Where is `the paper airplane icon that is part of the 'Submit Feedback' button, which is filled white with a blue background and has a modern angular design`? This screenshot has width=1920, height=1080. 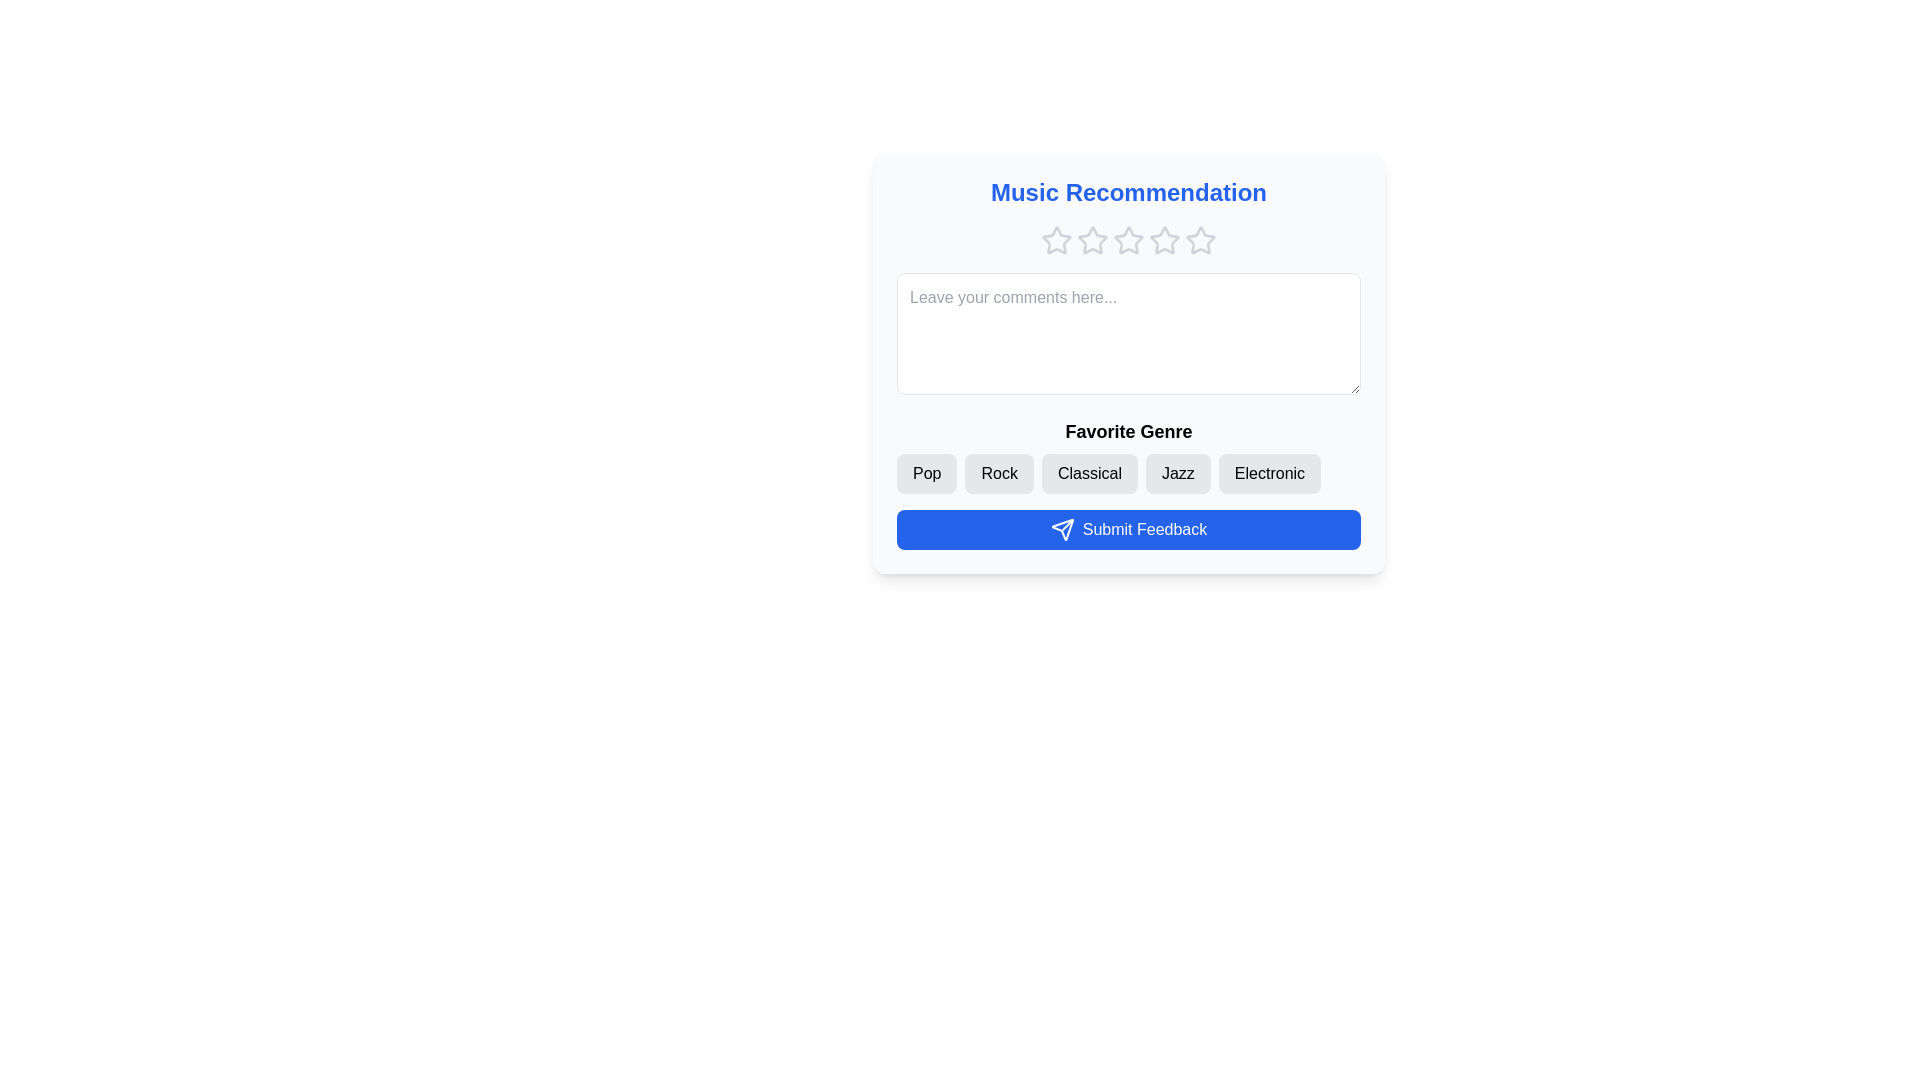
the paper airplane icon that is part of the 'Submit Feedback' button, which is filled white with a blue background and has a modern angular design is located at coordinates (1061, 528).